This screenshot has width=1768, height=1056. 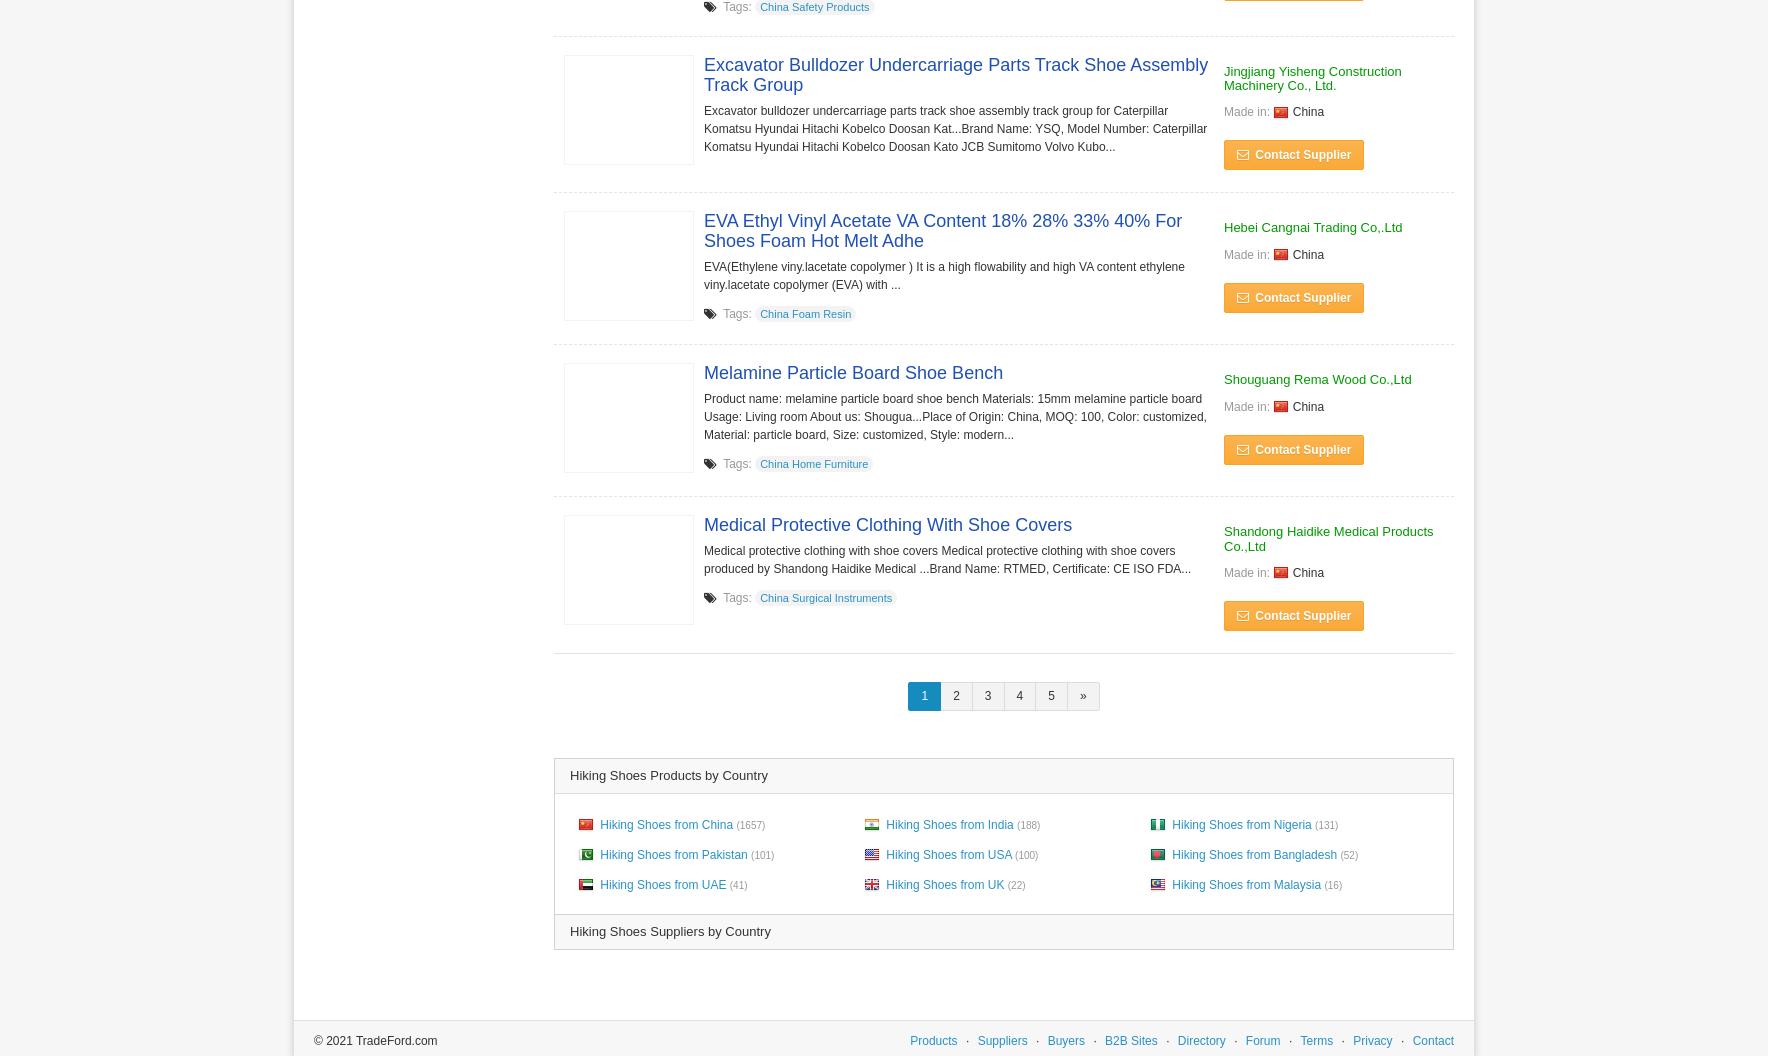 What do you see at coordinates (1246, 882) in the screenshot?
I see `'Hiking Shoes from Malaysia'` at bounding box center [1246, 882].